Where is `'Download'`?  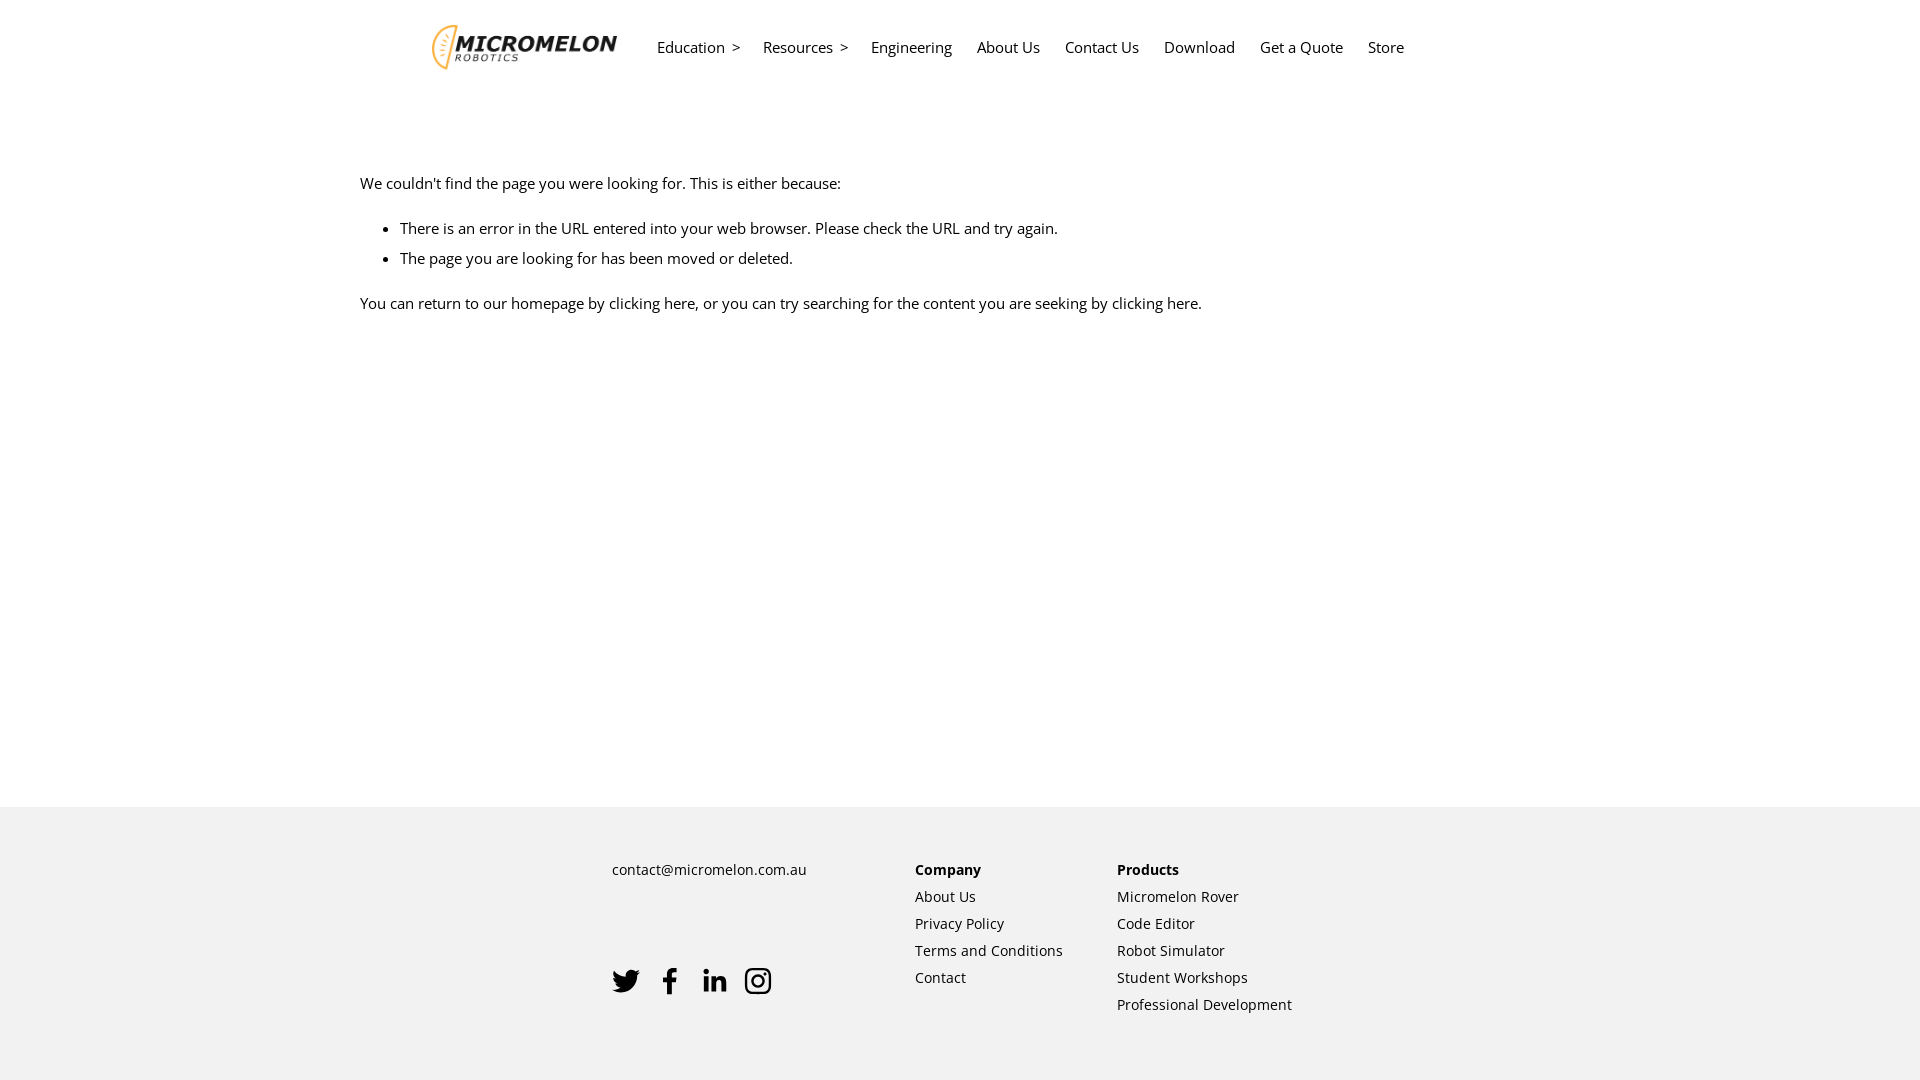
'Download' is located at coordinates (1163, 46).